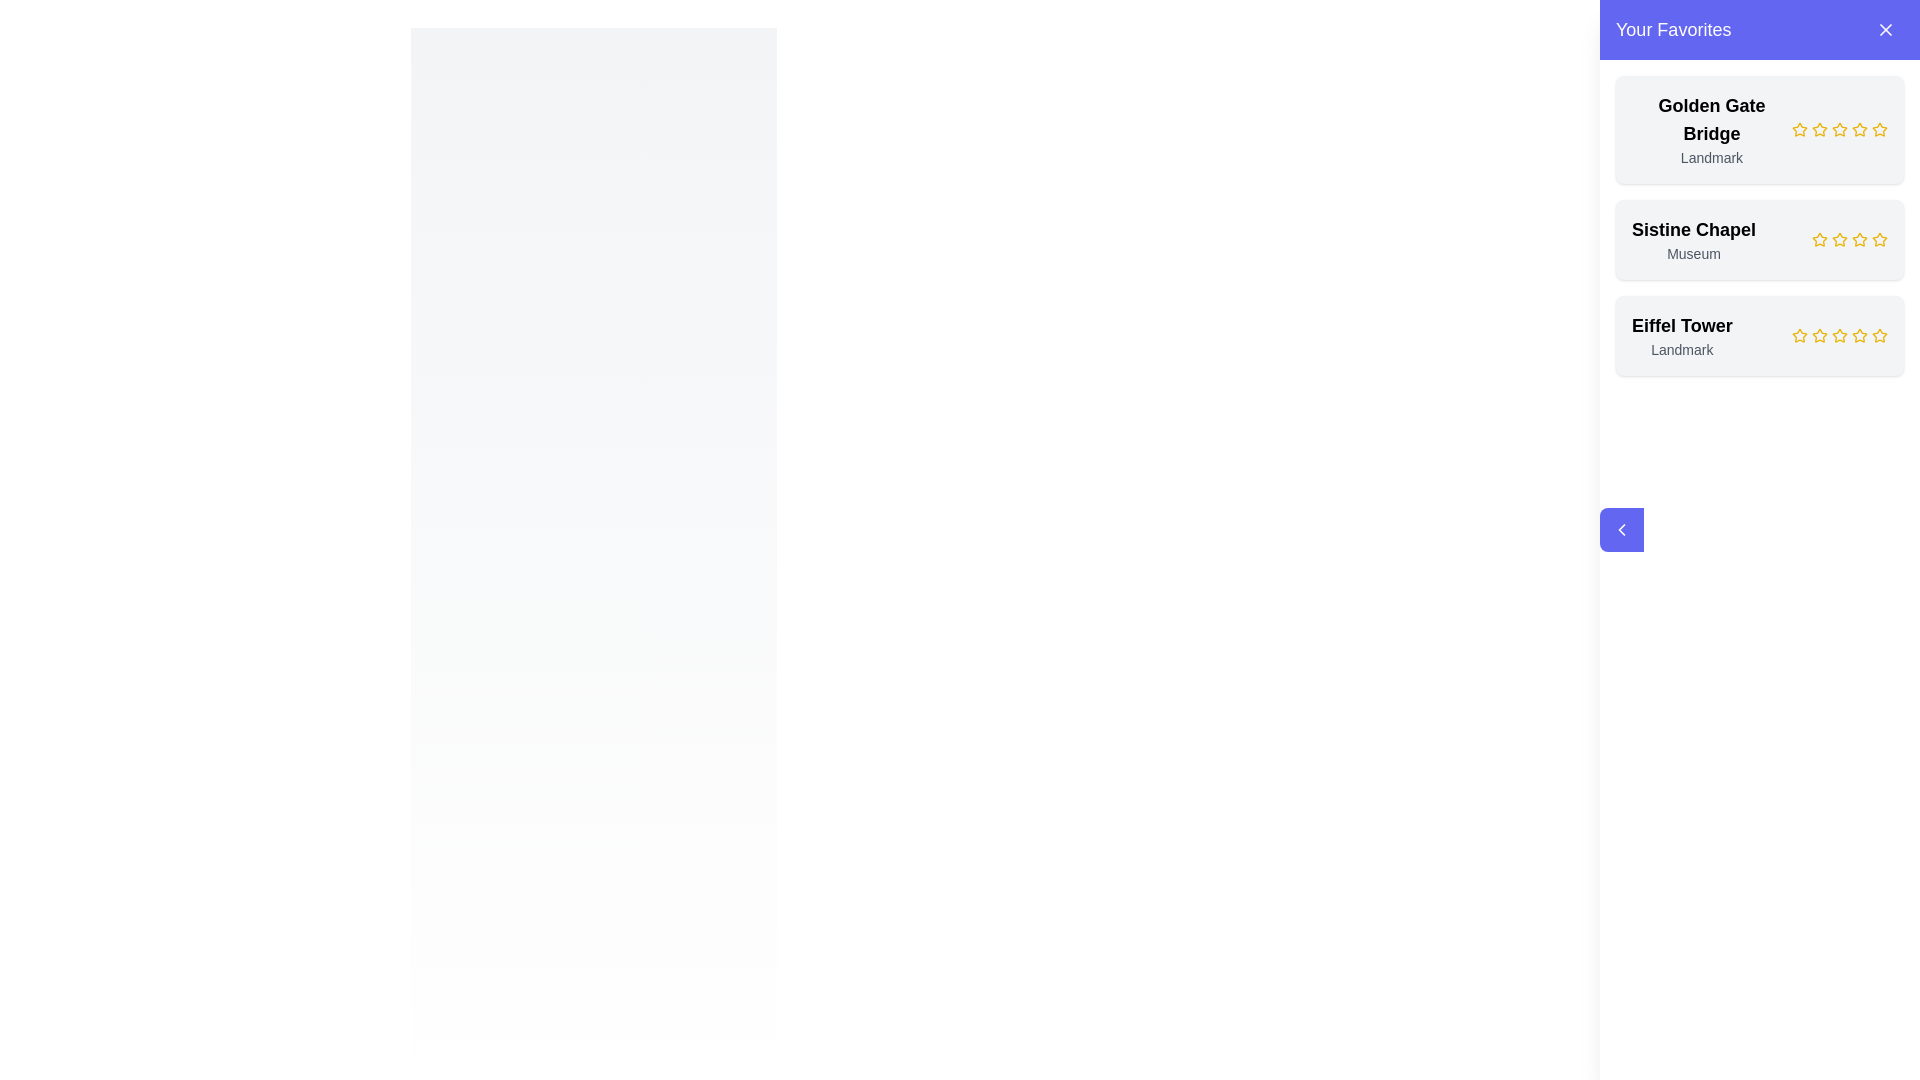 The height and width of the screenshot is (1080, 1920). I want to click on the second yellow star icon in the rating system for the 'Sistine Chapel' entry under 'Your Favorites', so click(1839, 238).